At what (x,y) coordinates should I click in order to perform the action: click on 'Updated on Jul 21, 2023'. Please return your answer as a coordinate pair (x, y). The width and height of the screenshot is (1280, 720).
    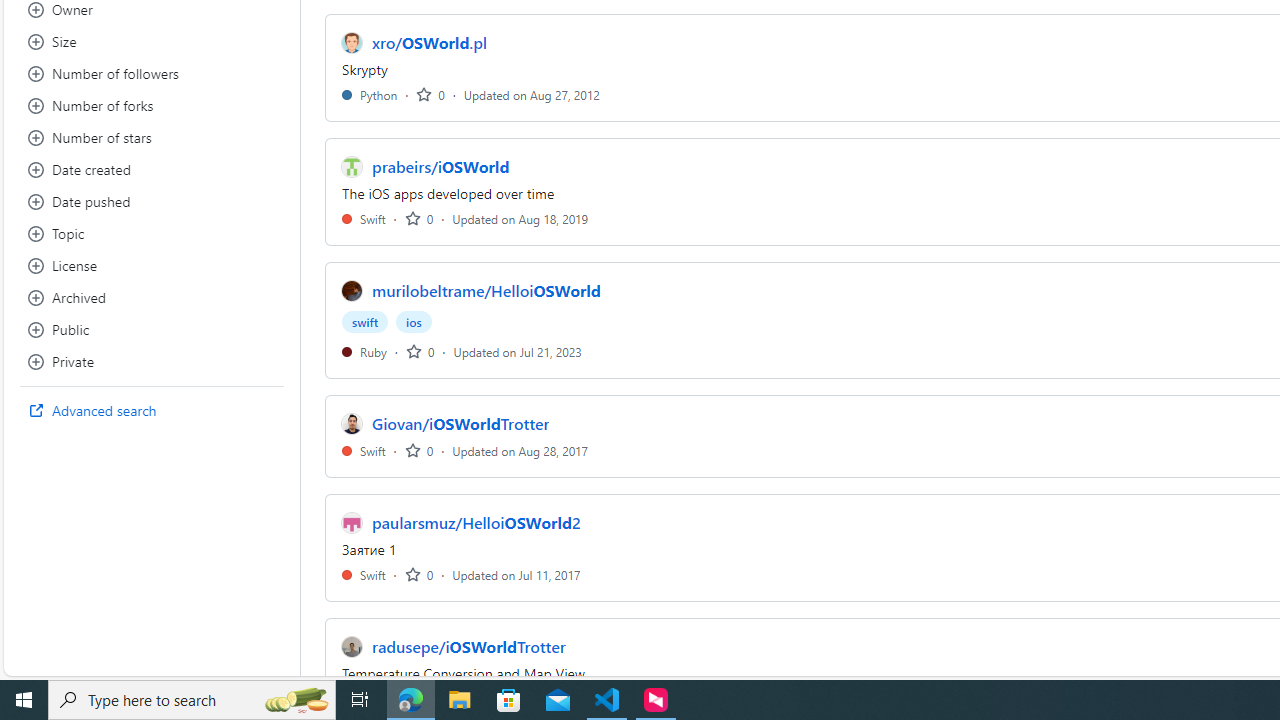
    Looking at the image, I should click on (517, 350).